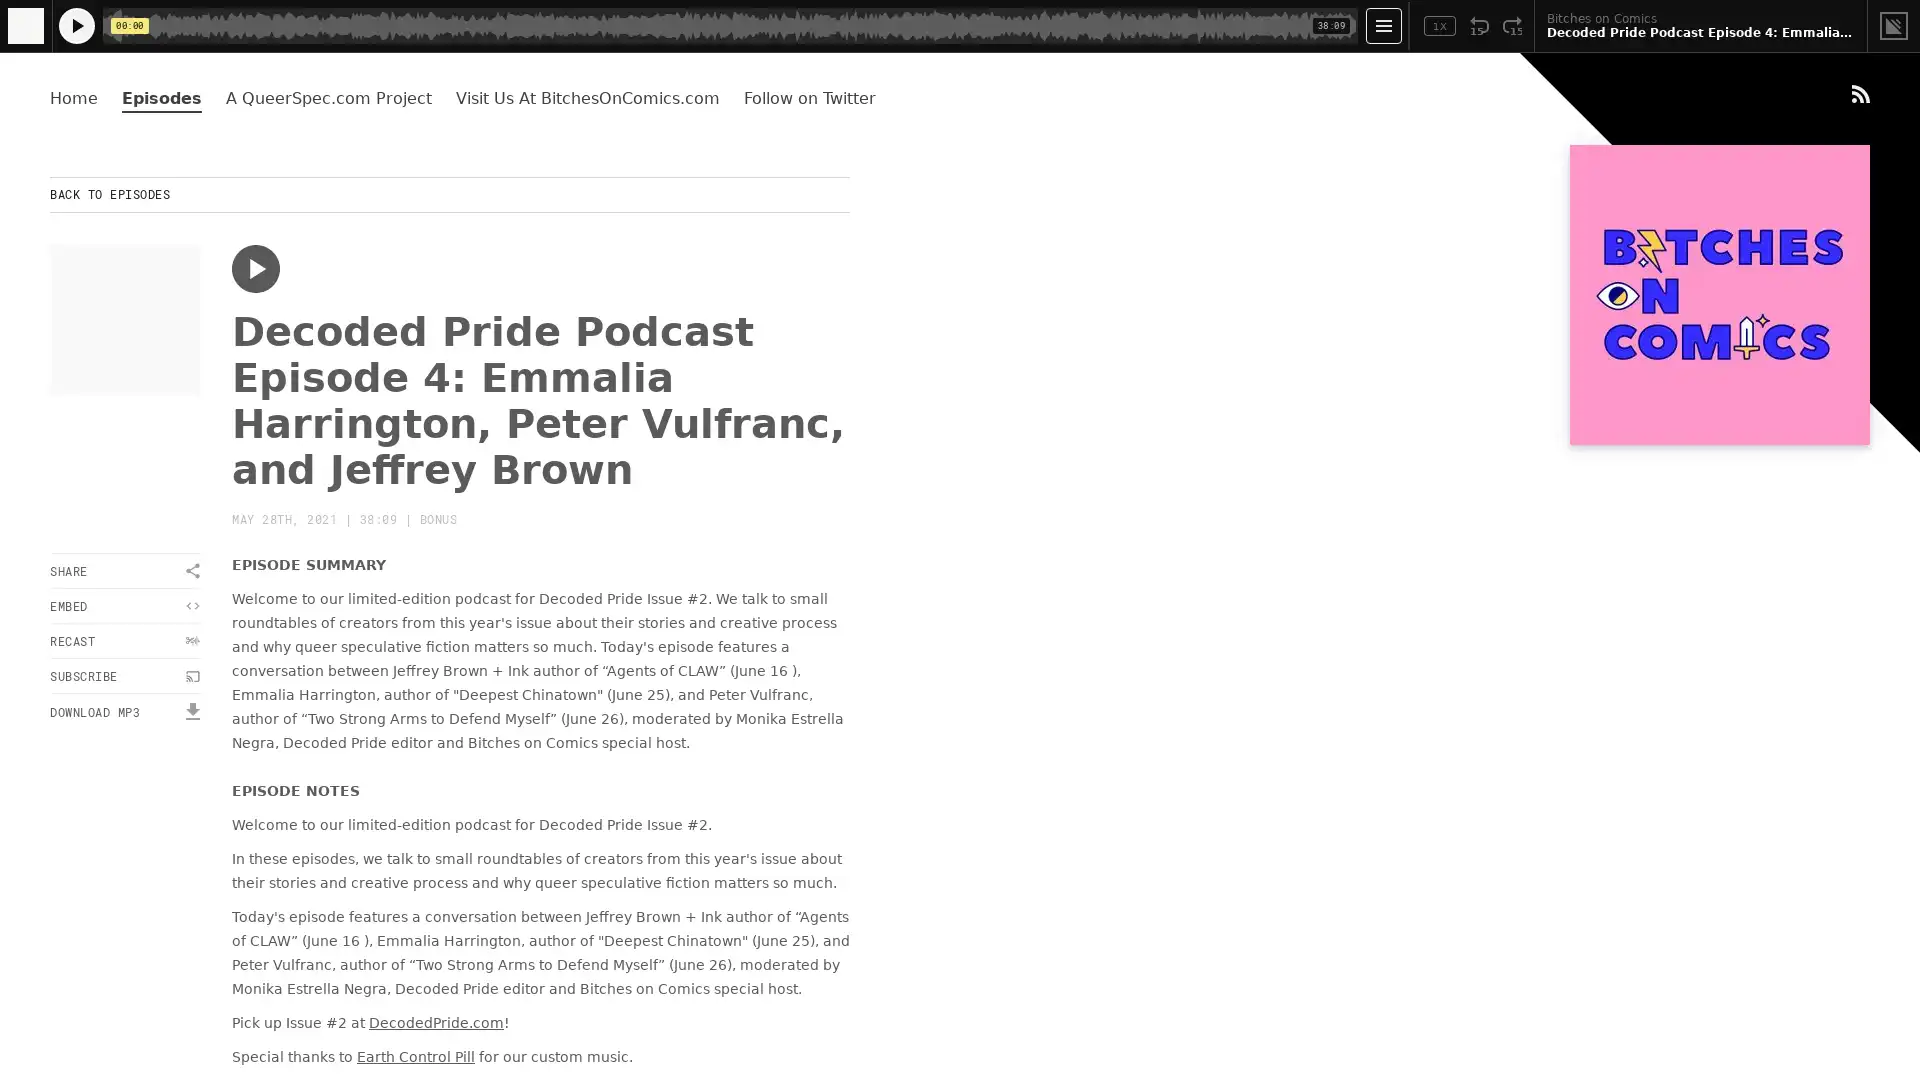 The image size is (1920, 1080). I want to click on Open Player Settings, so click(1382, 26).